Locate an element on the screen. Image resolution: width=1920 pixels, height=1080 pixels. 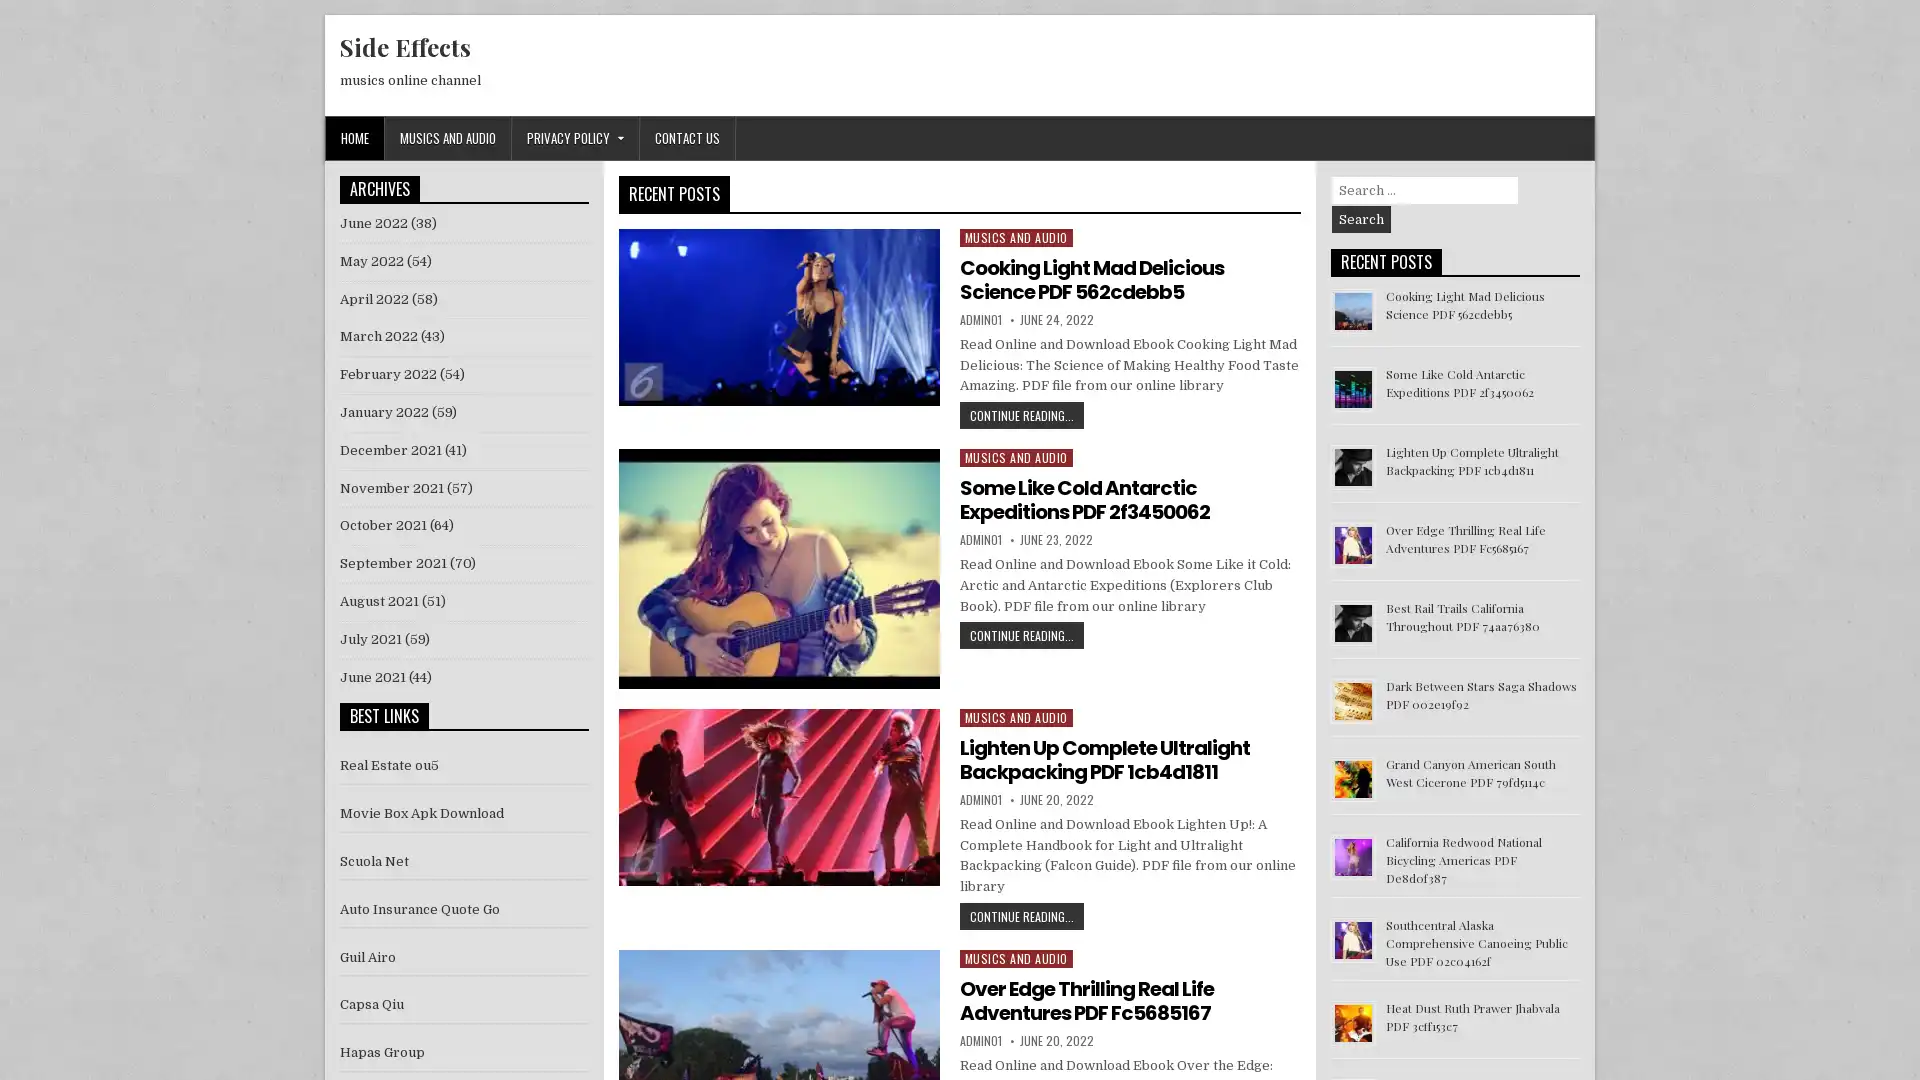
Search is located at coordinates (1360, 219).